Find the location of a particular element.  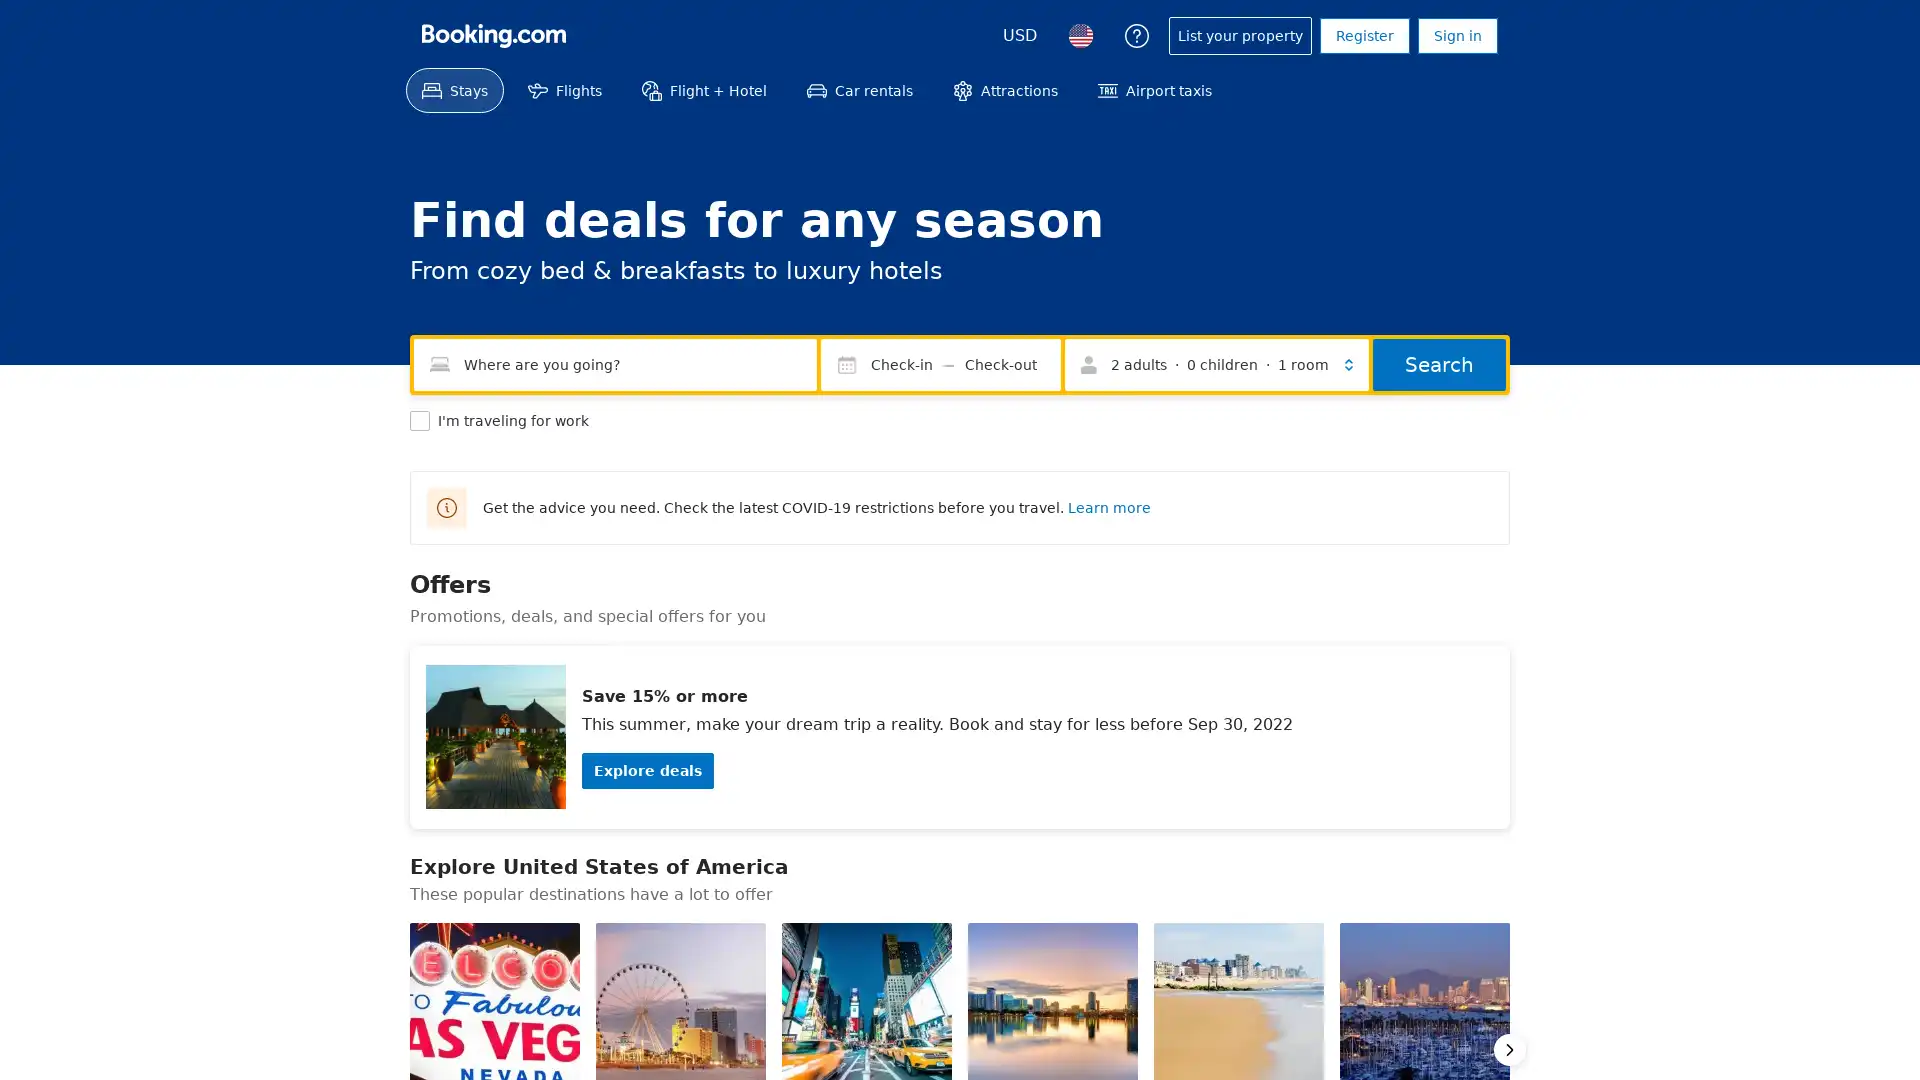

Choose your currency. Your current currency is U.S. Dollar is located at coordinates (1019, 35).